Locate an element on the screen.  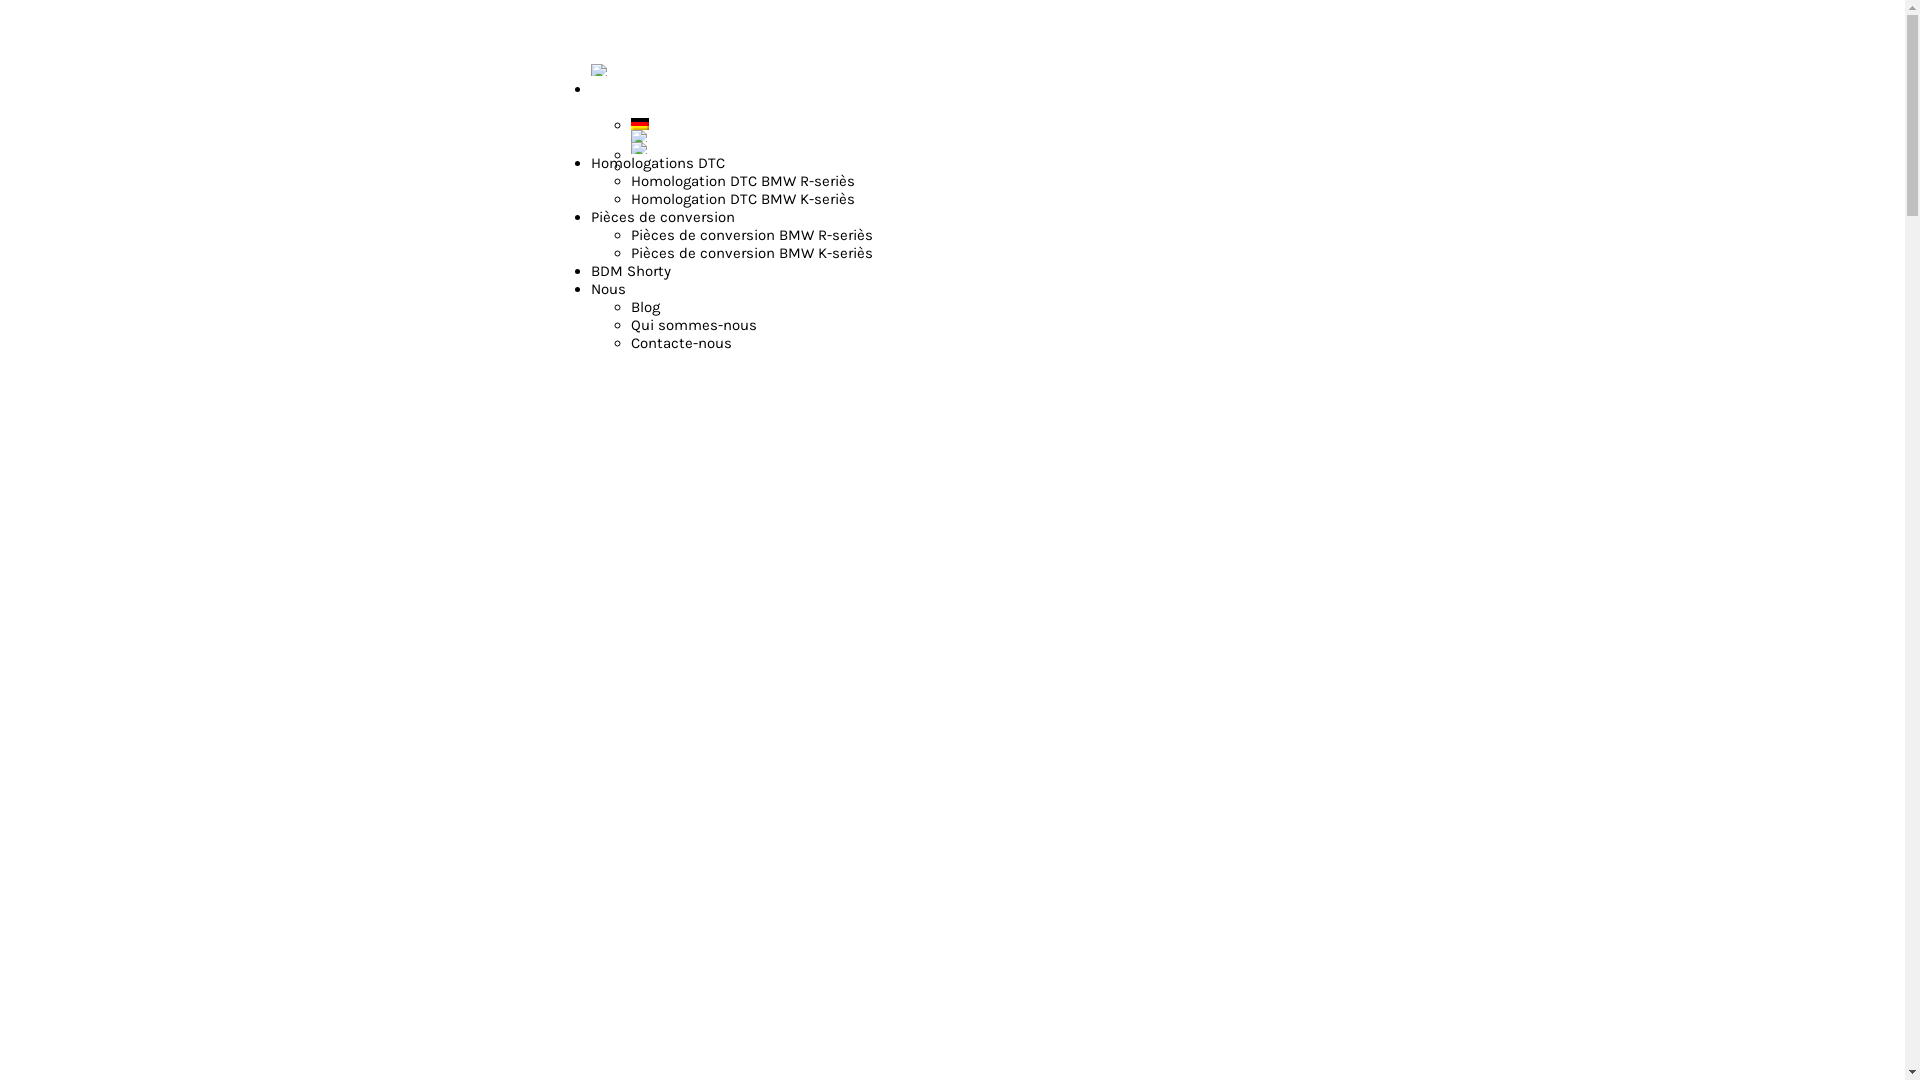
'Homologations DTC' is located at coordinates (657, 161).